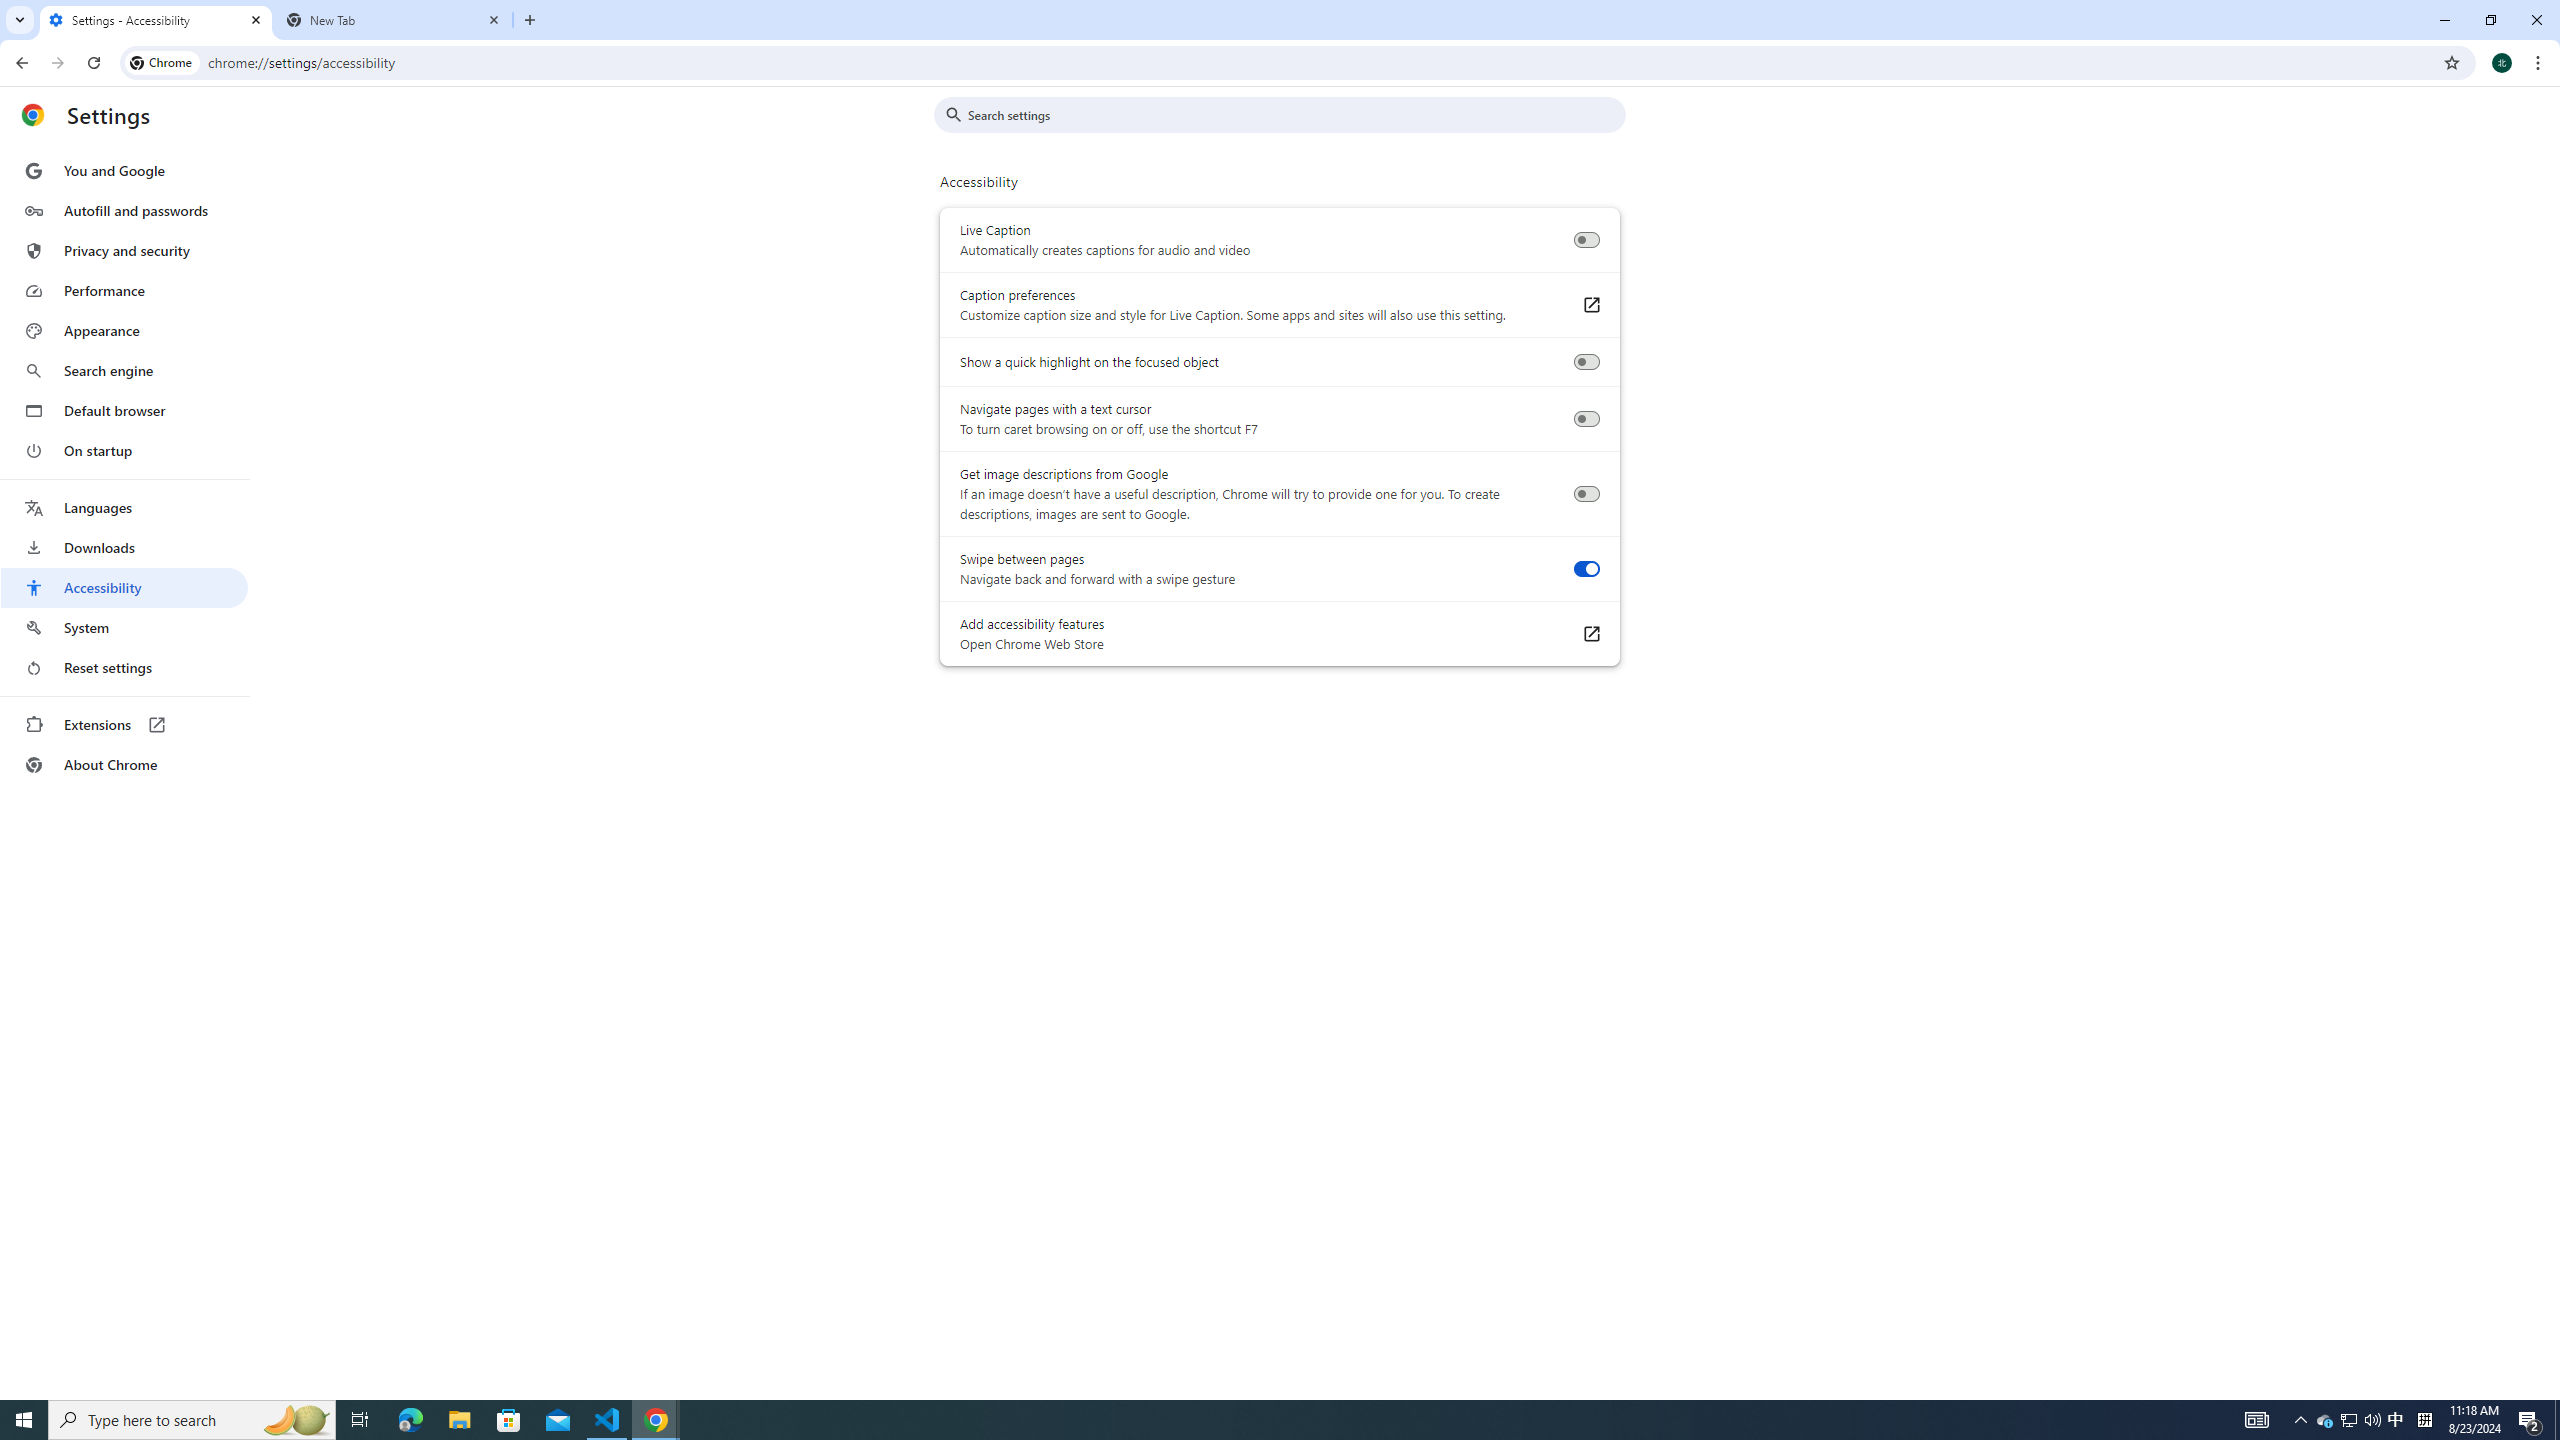  What do you see at coordinates (123, 410) in the screenshot?
I see `'Default browser'` at bounding box center [123, 410].